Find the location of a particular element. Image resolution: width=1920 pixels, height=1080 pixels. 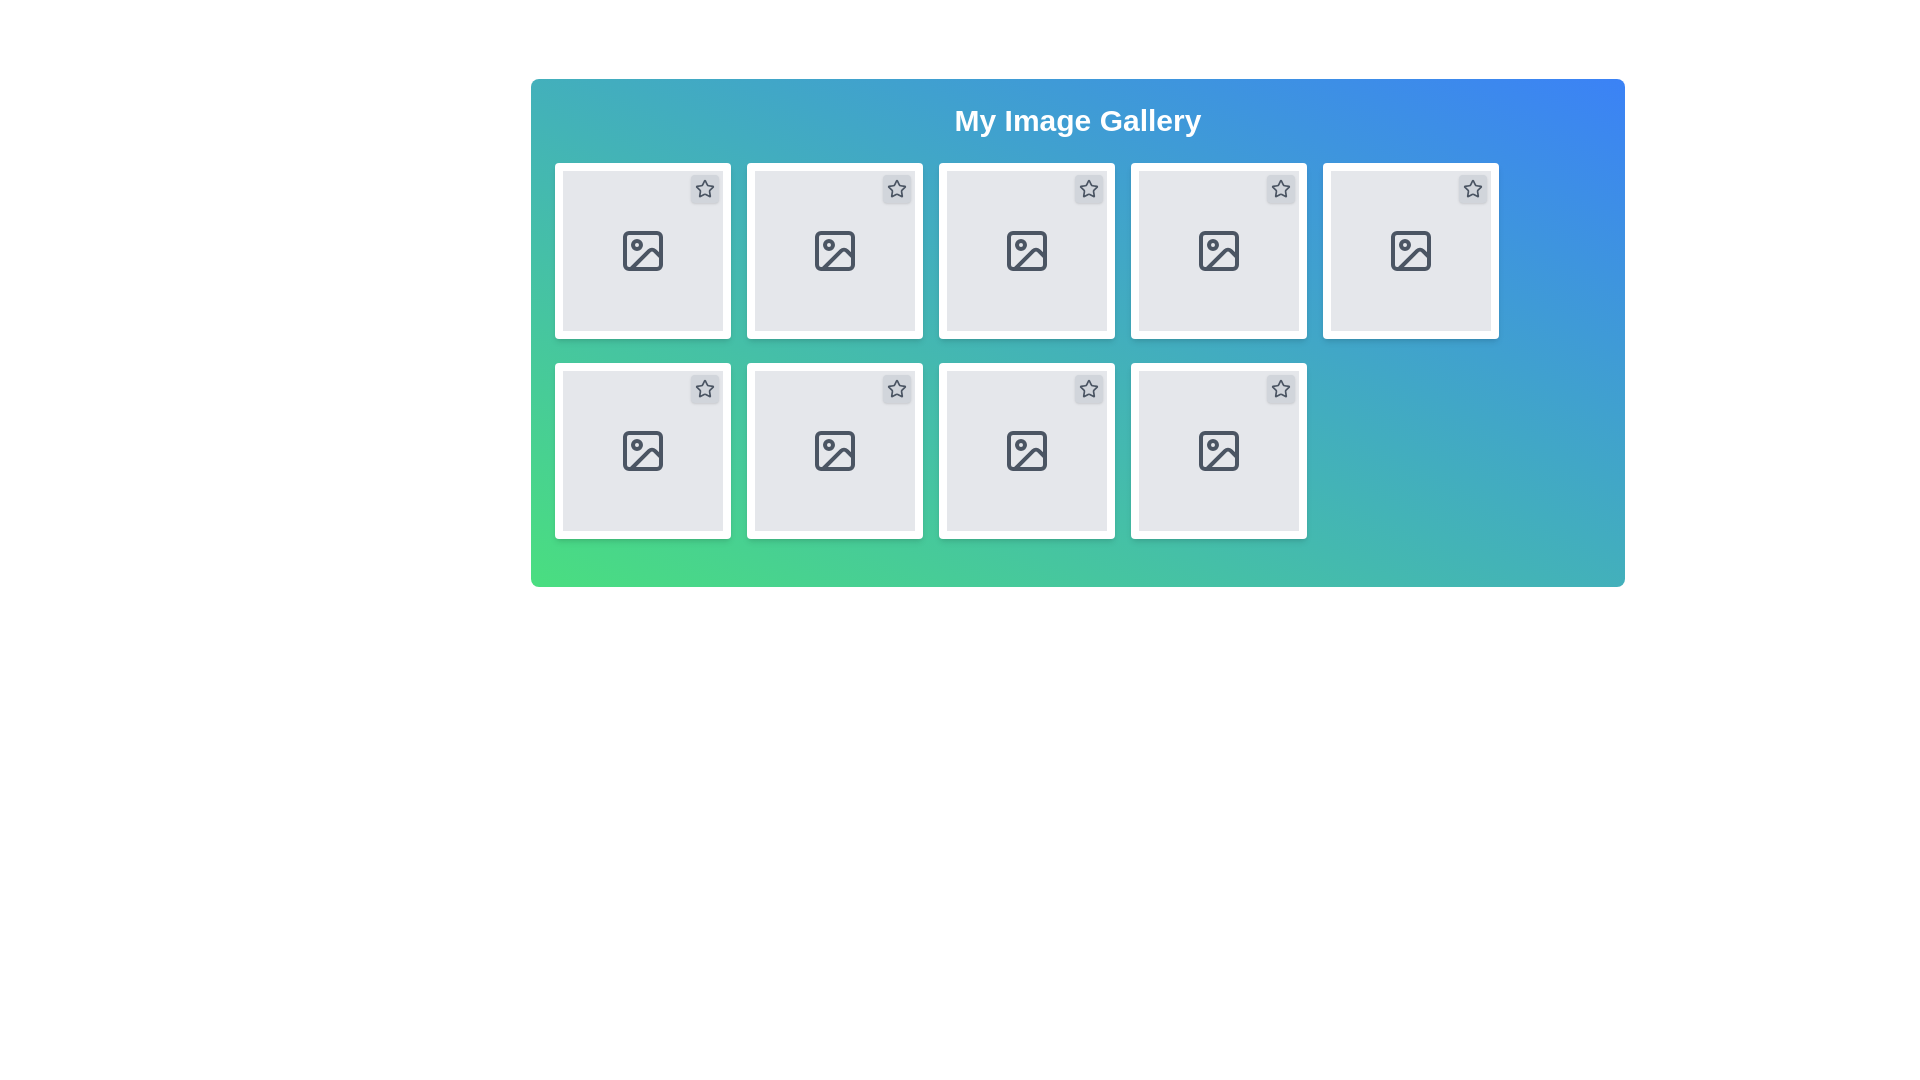

the interactive star icon located in the top-right corner of the bottom-right card in the image gallery to observe the visual effect that indicates the item's favorited status is located at coordinates (1281, 389).